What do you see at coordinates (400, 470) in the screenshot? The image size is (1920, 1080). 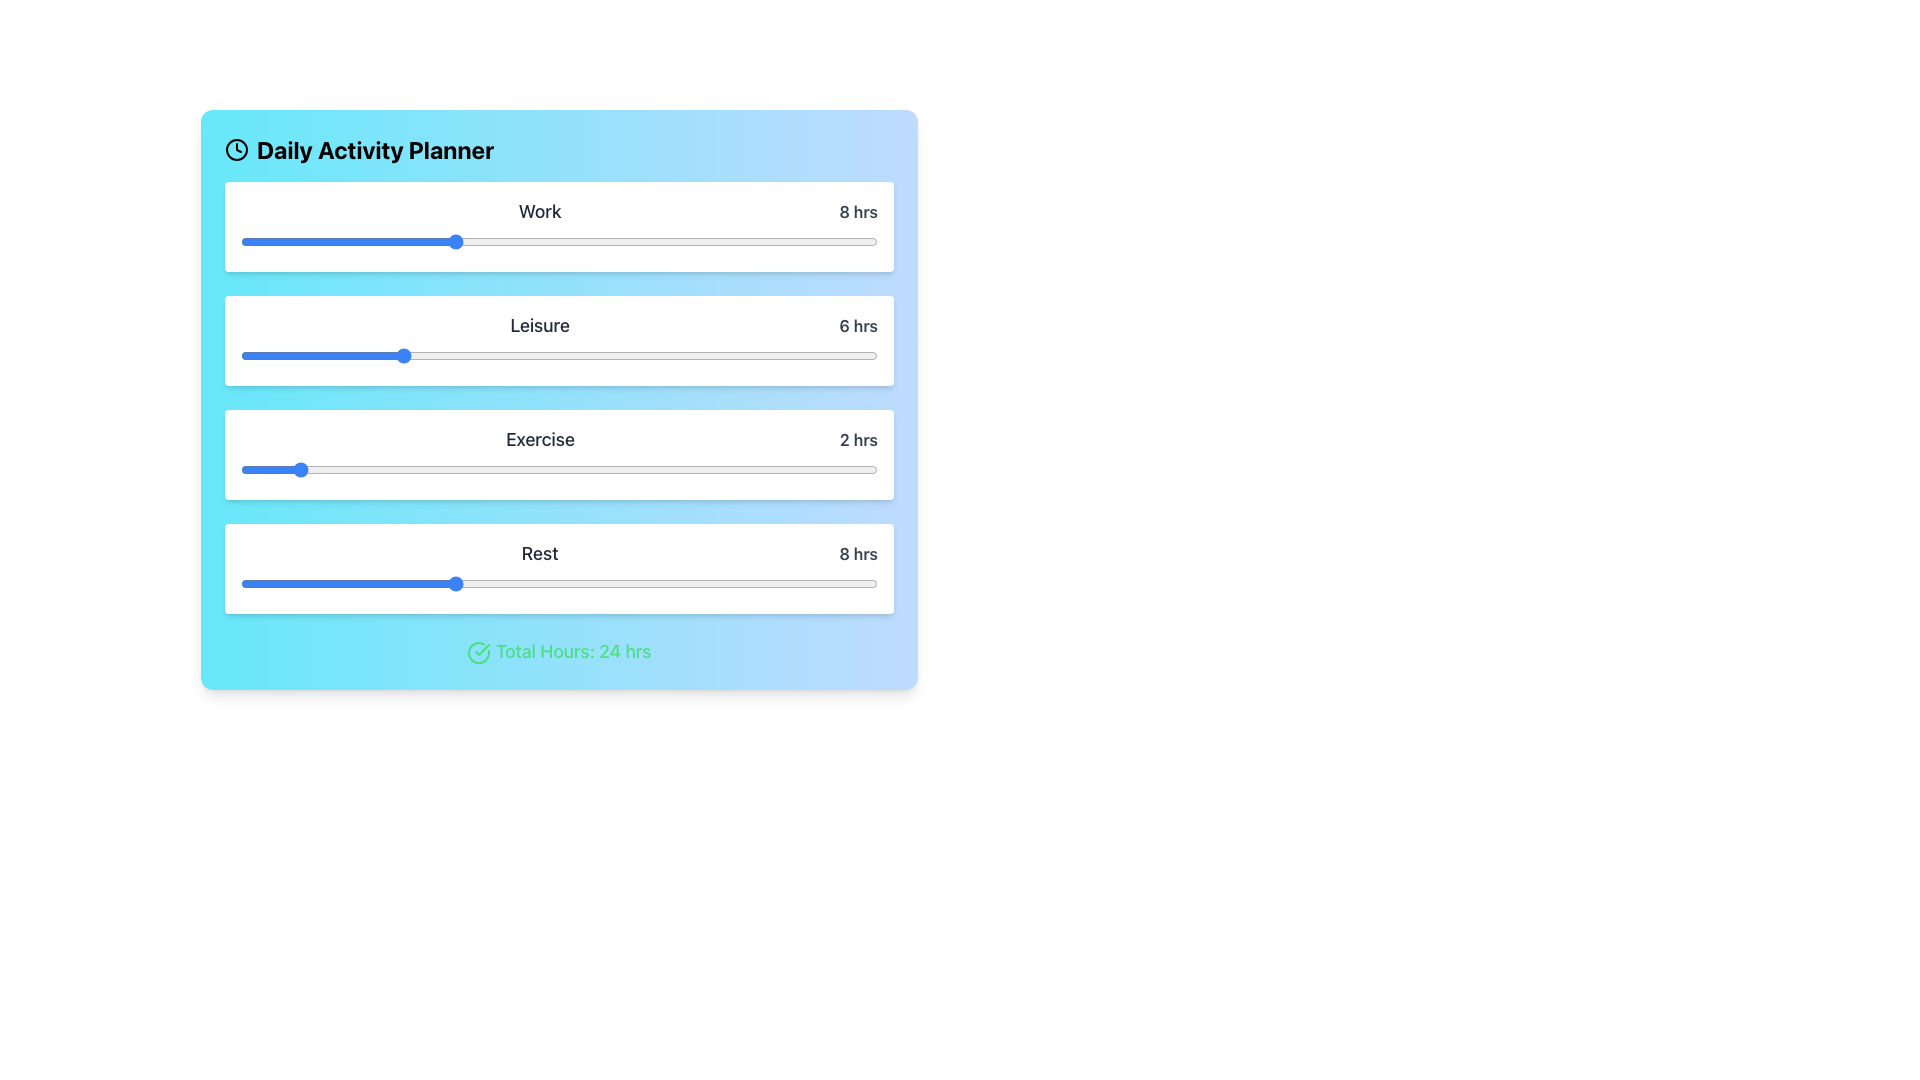 I see `Exercise hours` at bounding box center [400, 470].